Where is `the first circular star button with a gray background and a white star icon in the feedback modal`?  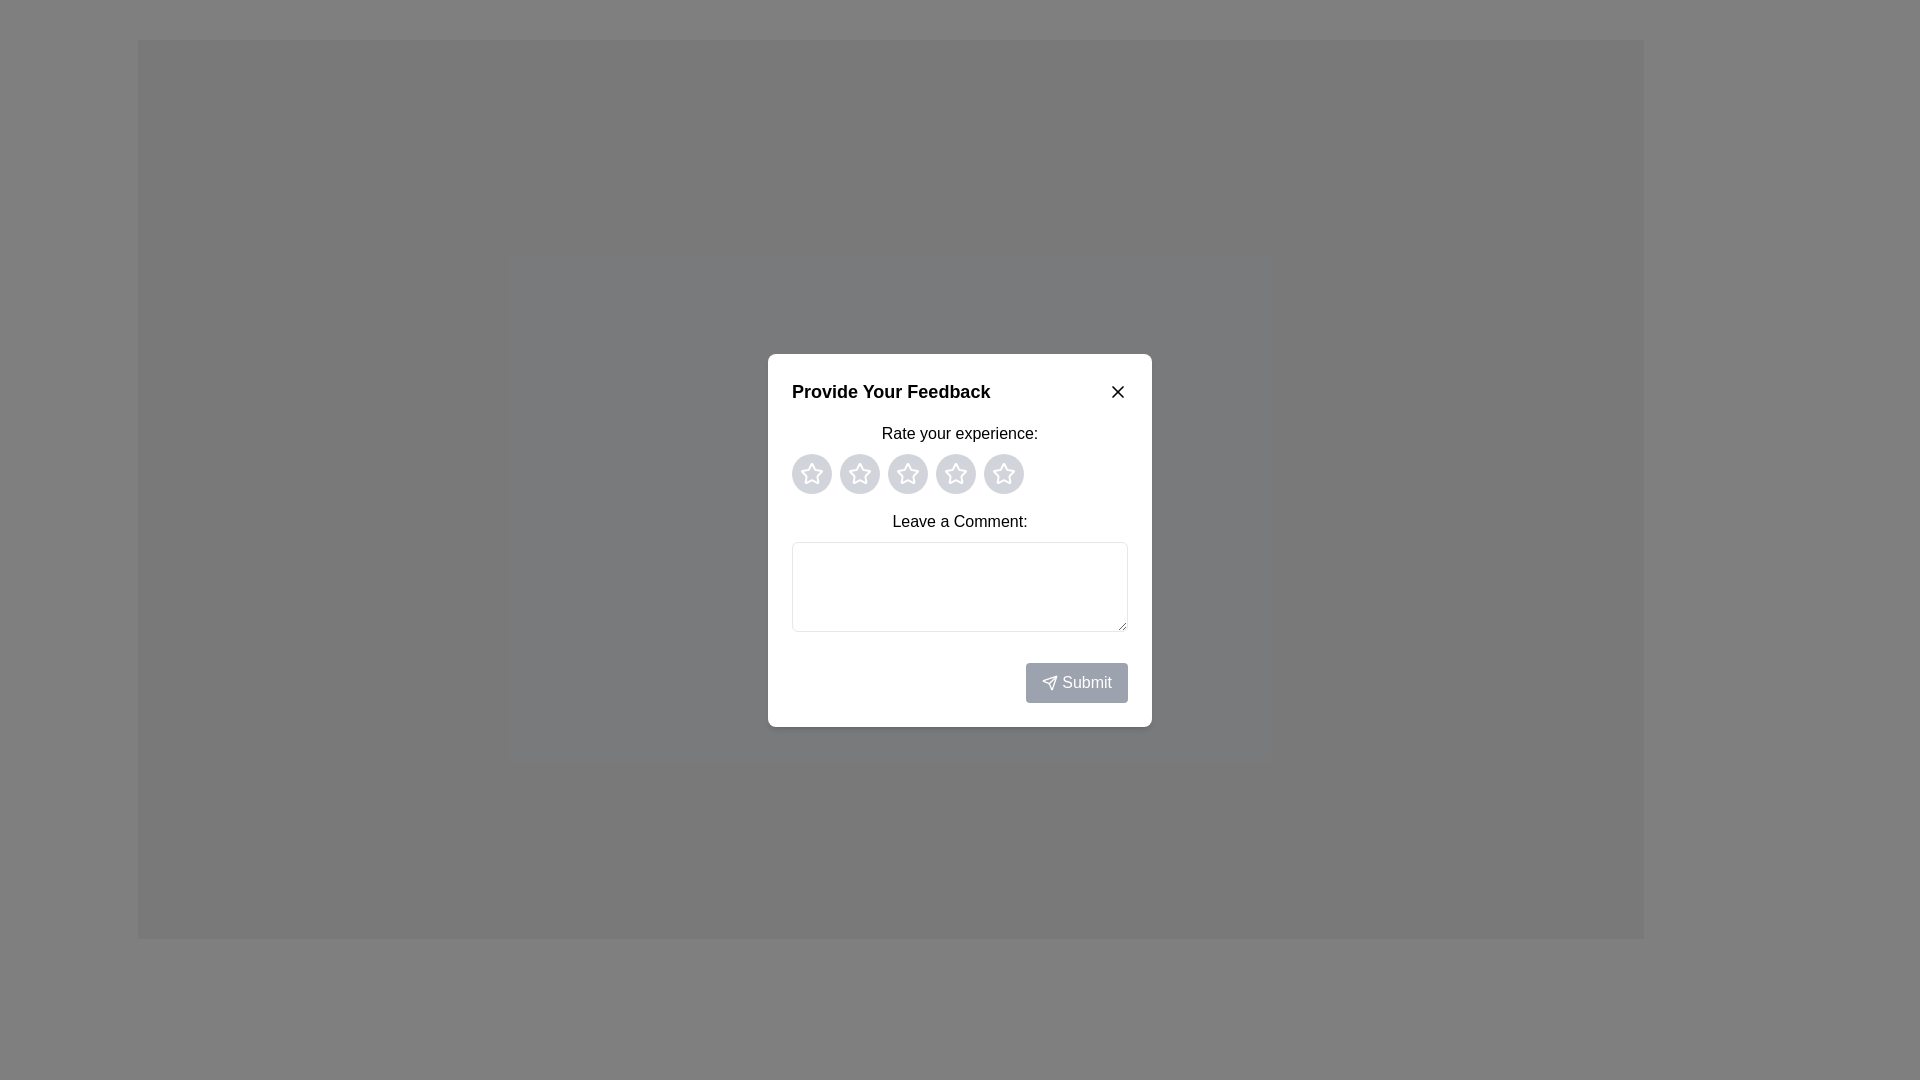 the first circular star button with a gray background and a white star icon in the feedback modal is located at coordinates (811, 473).